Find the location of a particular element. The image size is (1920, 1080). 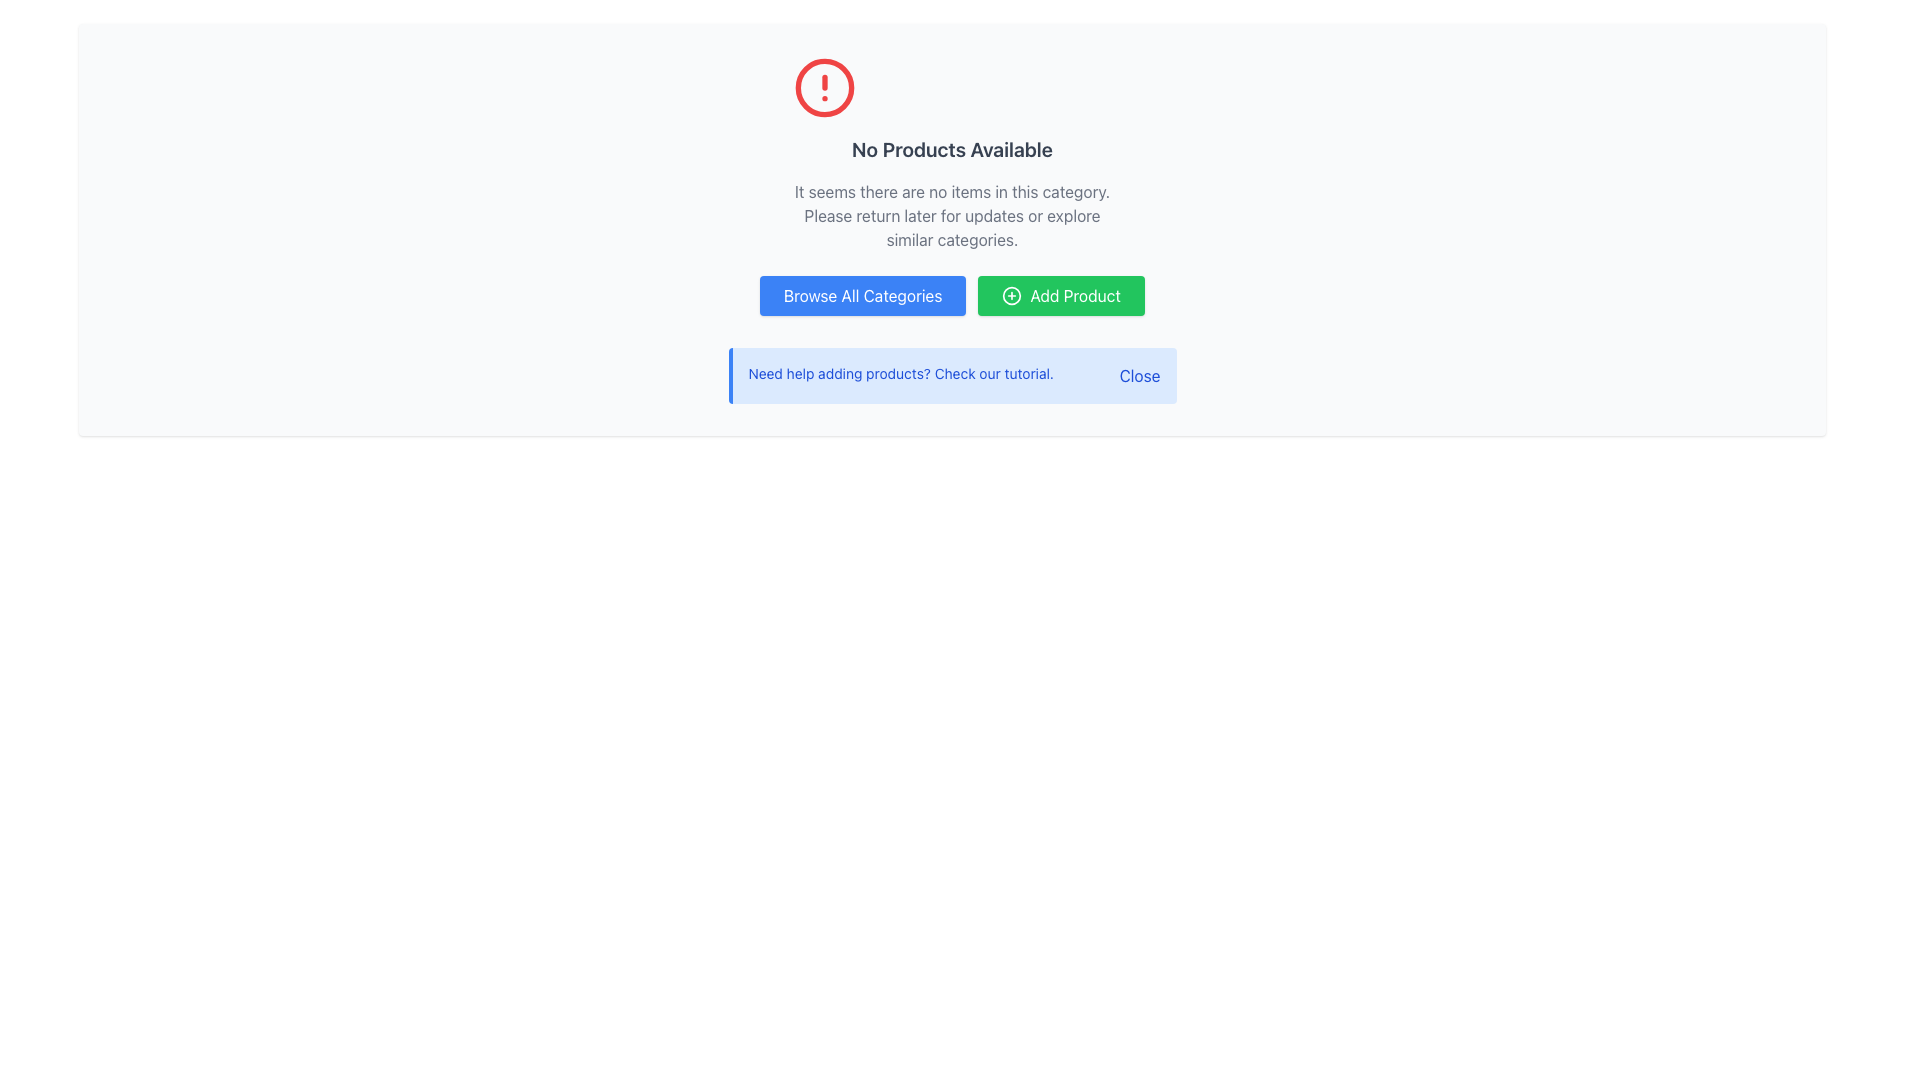

the rectangular button labeled 'Browse All Categories' with a blue background and white text to trigger visual feedback is located at coordinates (863, 296).